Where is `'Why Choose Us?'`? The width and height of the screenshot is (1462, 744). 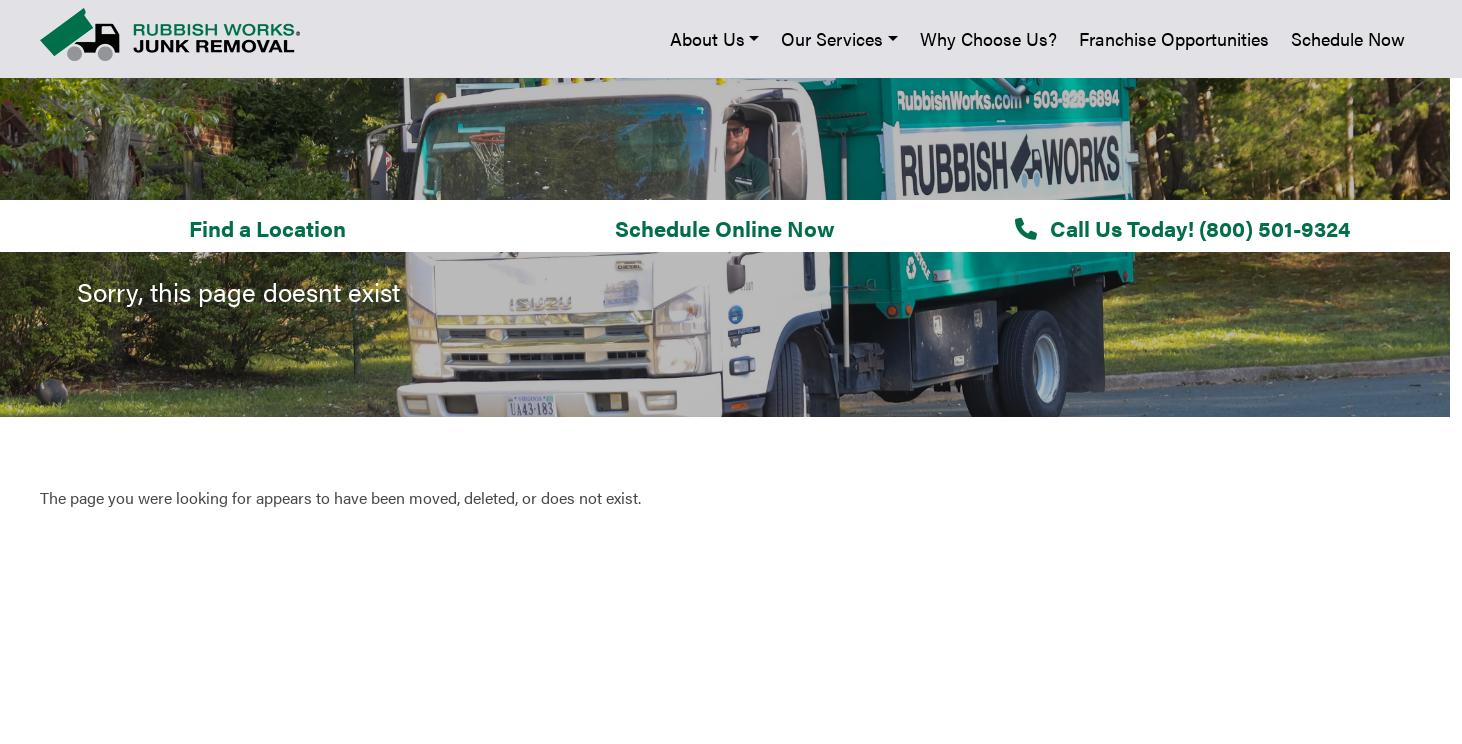
'Why Choose Us?' is located at coordinates (19, 380).